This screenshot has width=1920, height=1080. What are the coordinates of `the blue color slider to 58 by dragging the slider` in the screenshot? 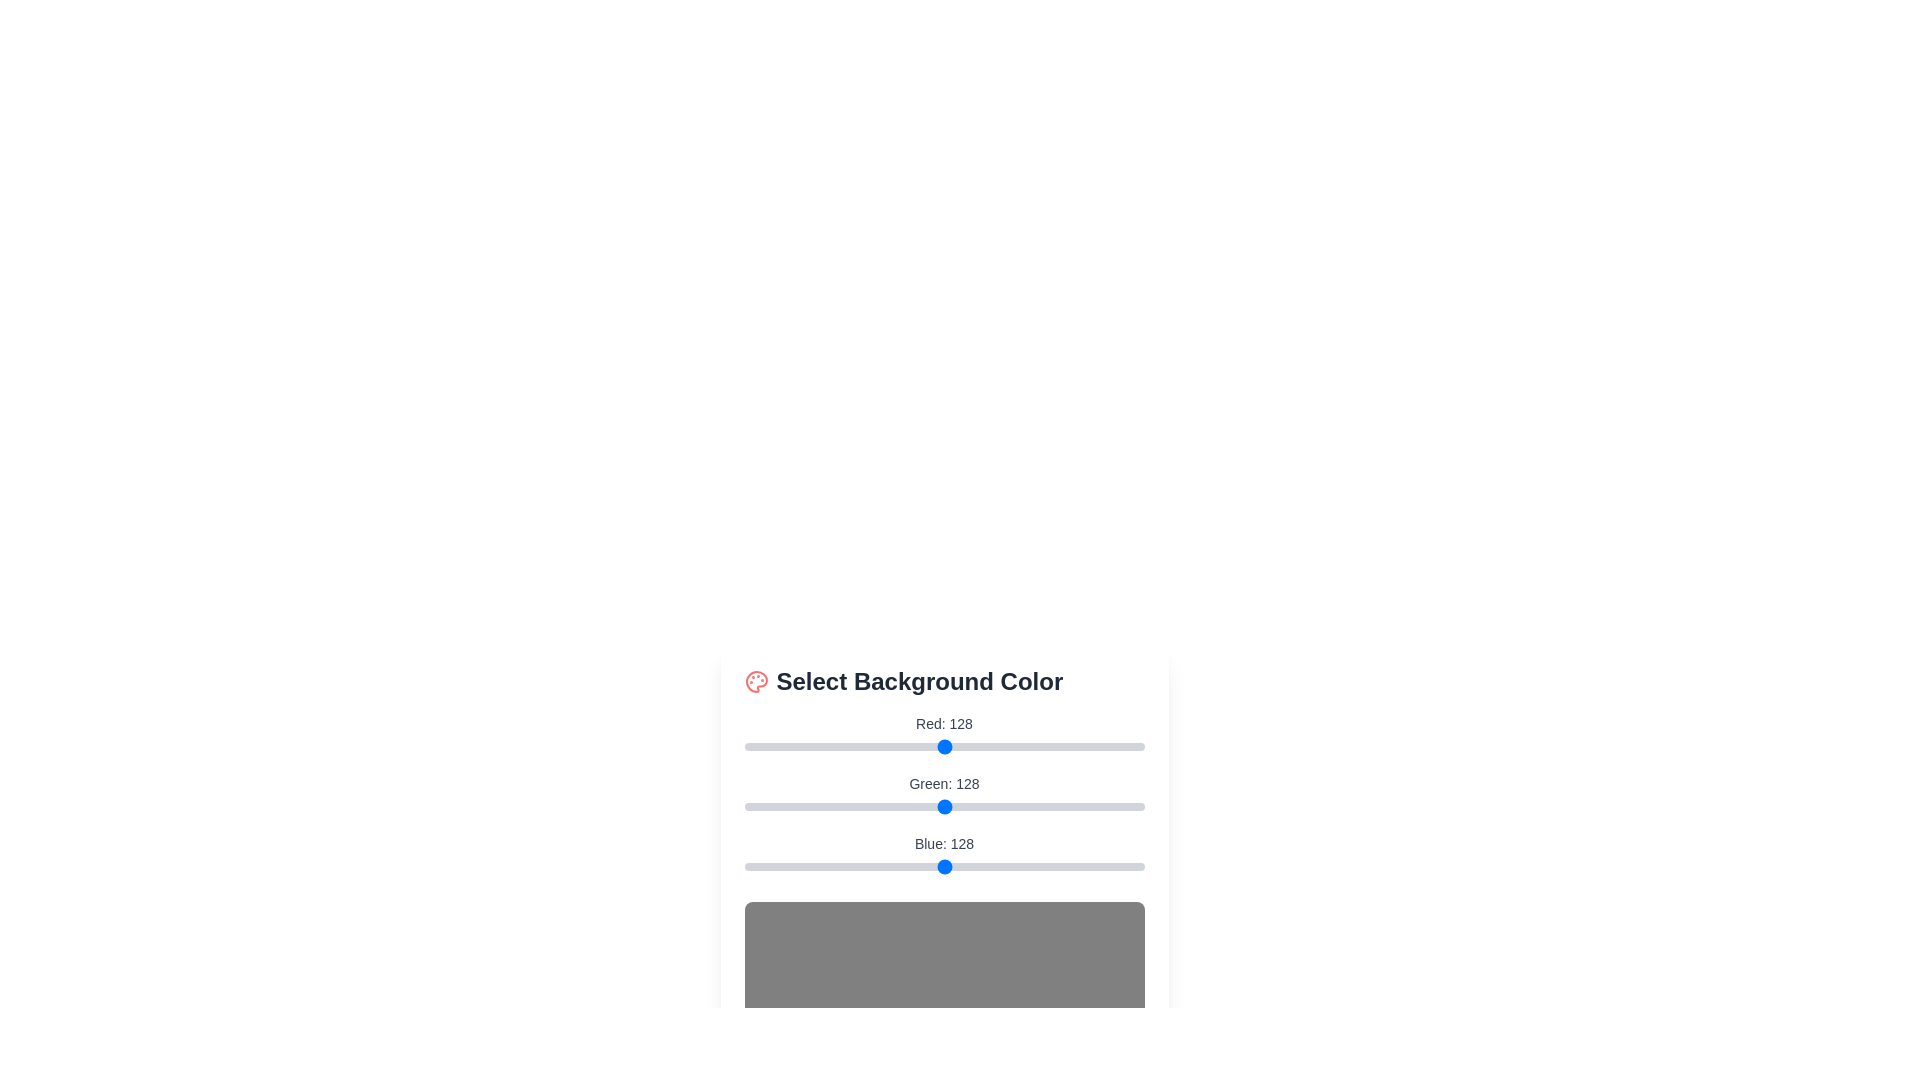 It's located at (835, 866).